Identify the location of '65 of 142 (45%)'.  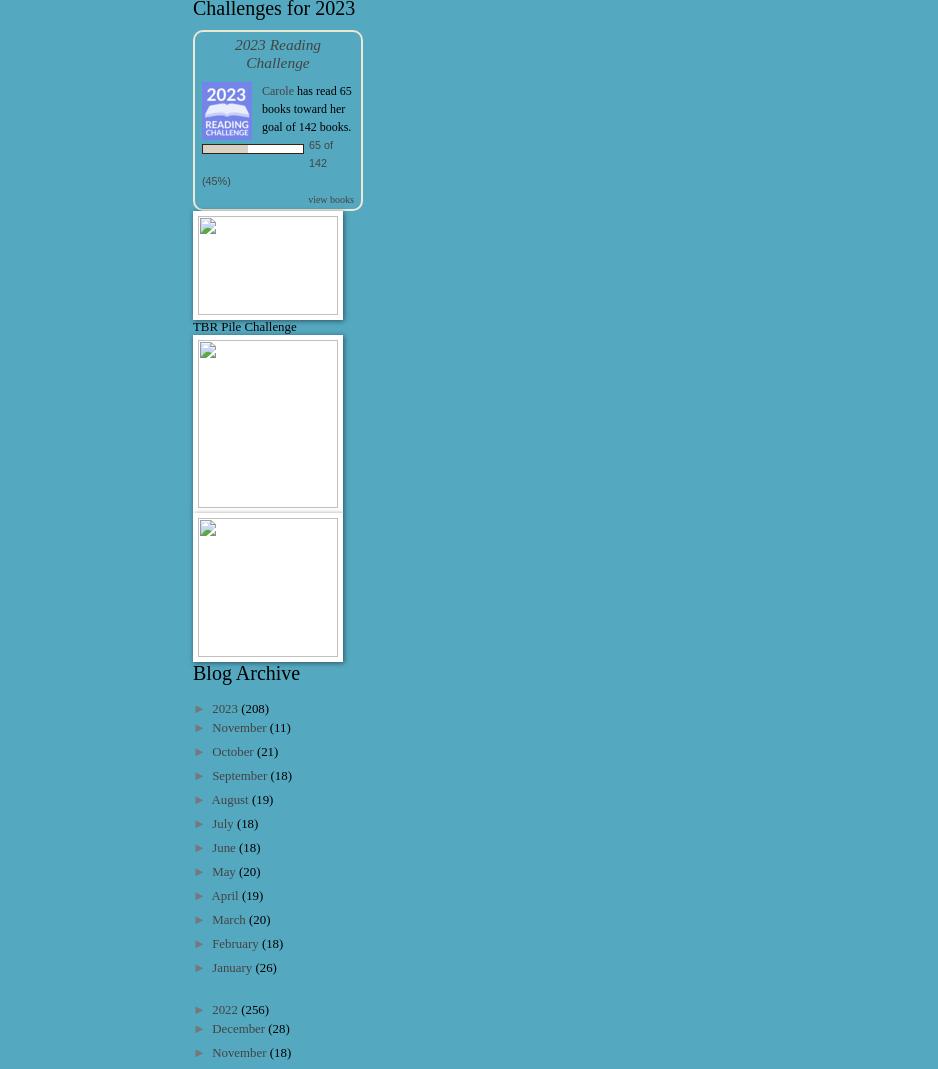
(202, 161).